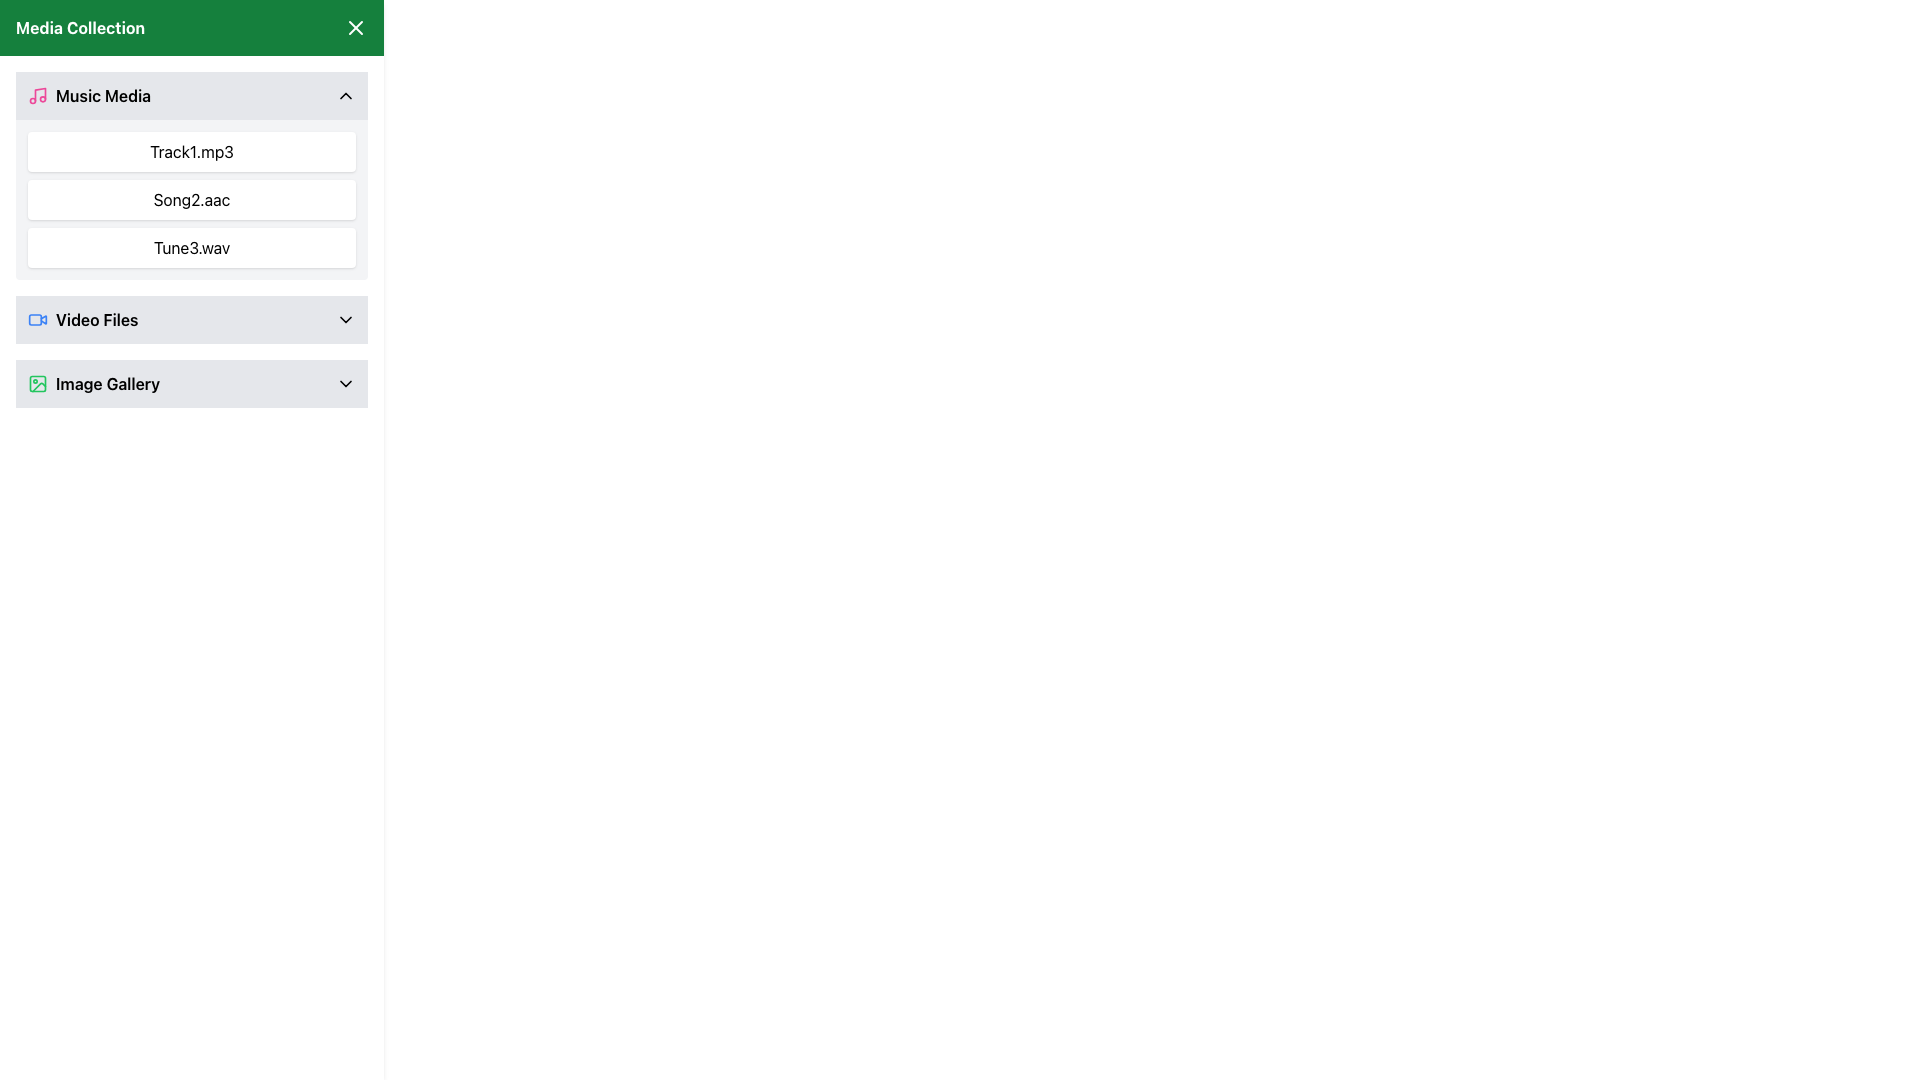 Image resolution: width=1920 pixels, height=1080 pixels. What do you see at coordinates (107, 384) in the screenshot?
I see `bold text label 'Image Gallery' which is positioned to the right of an image icon within the 'Media Collection' panel` at bounding box center [107, 384].